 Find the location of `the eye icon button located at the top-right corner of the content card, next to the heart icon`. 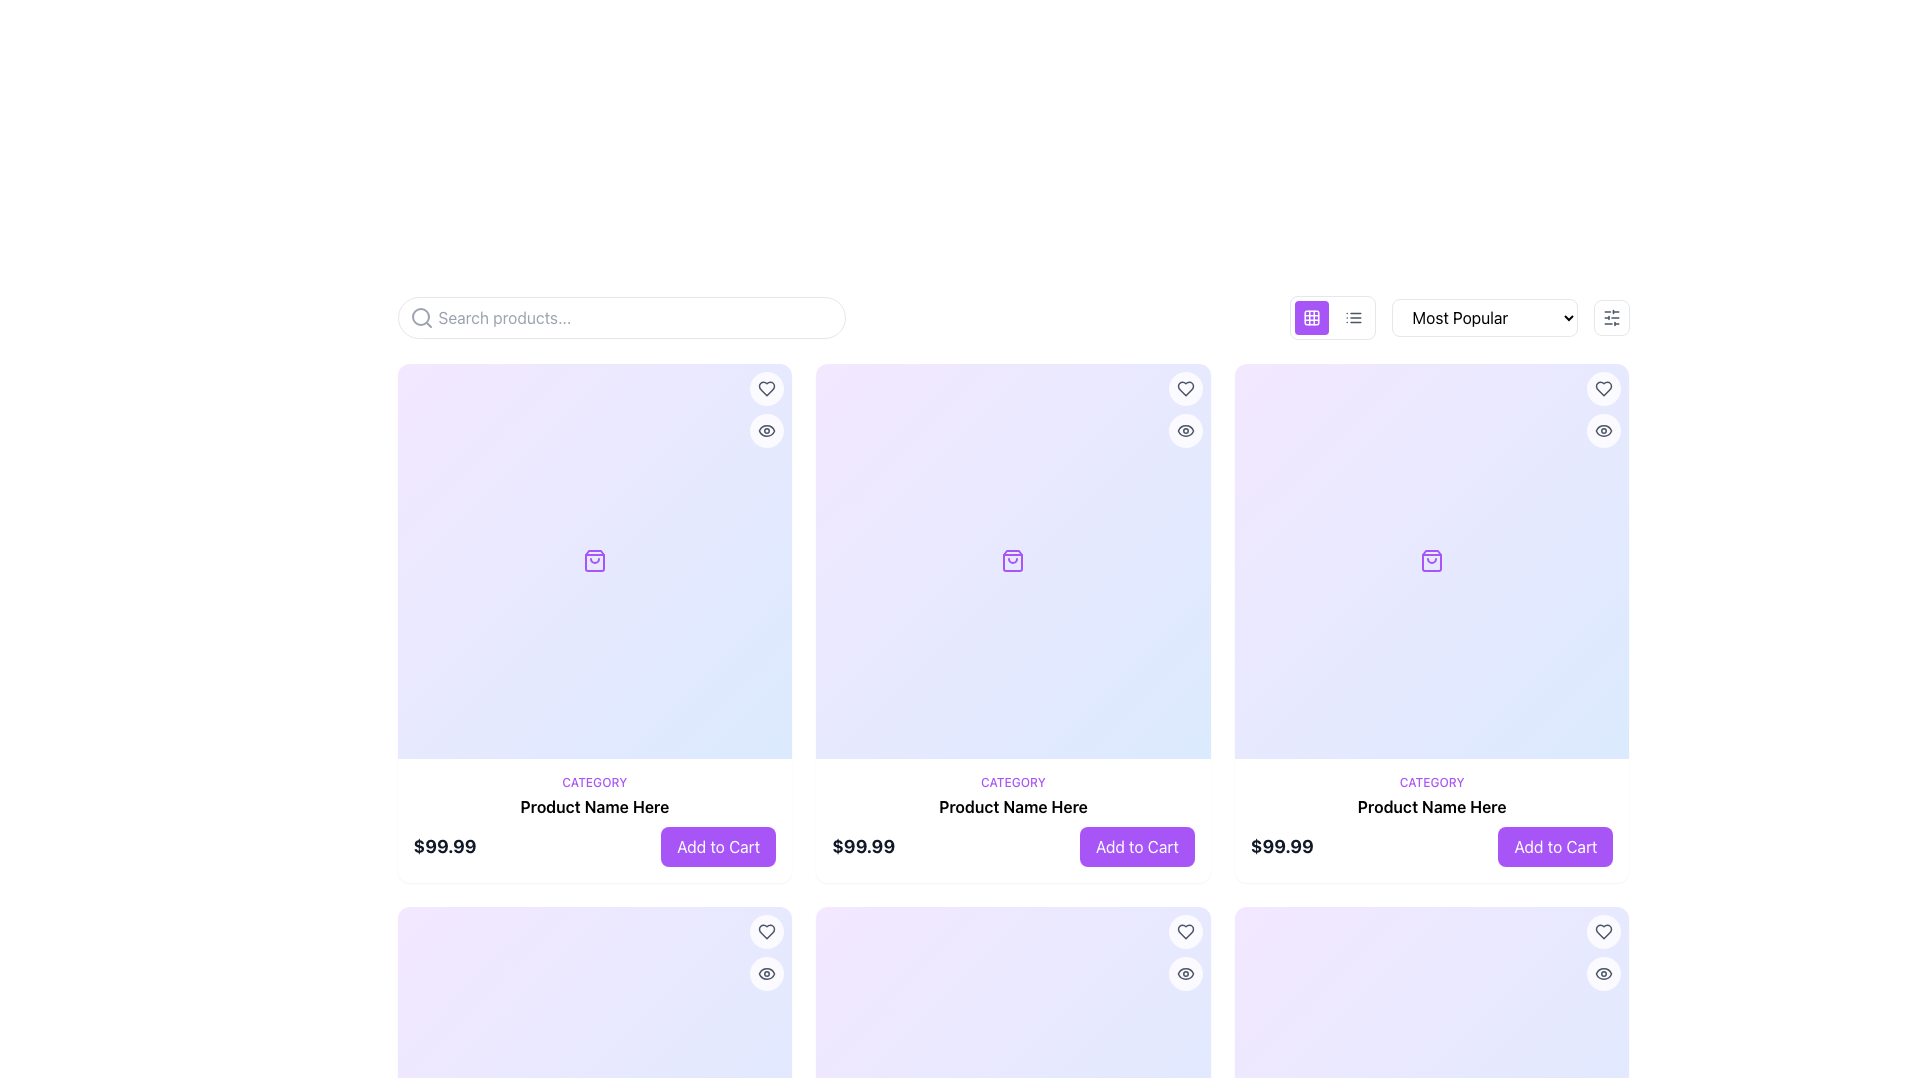

the eye icon button located at the top-right corner of the content card, next to the heart icon is located at coordinates (1604, 972).